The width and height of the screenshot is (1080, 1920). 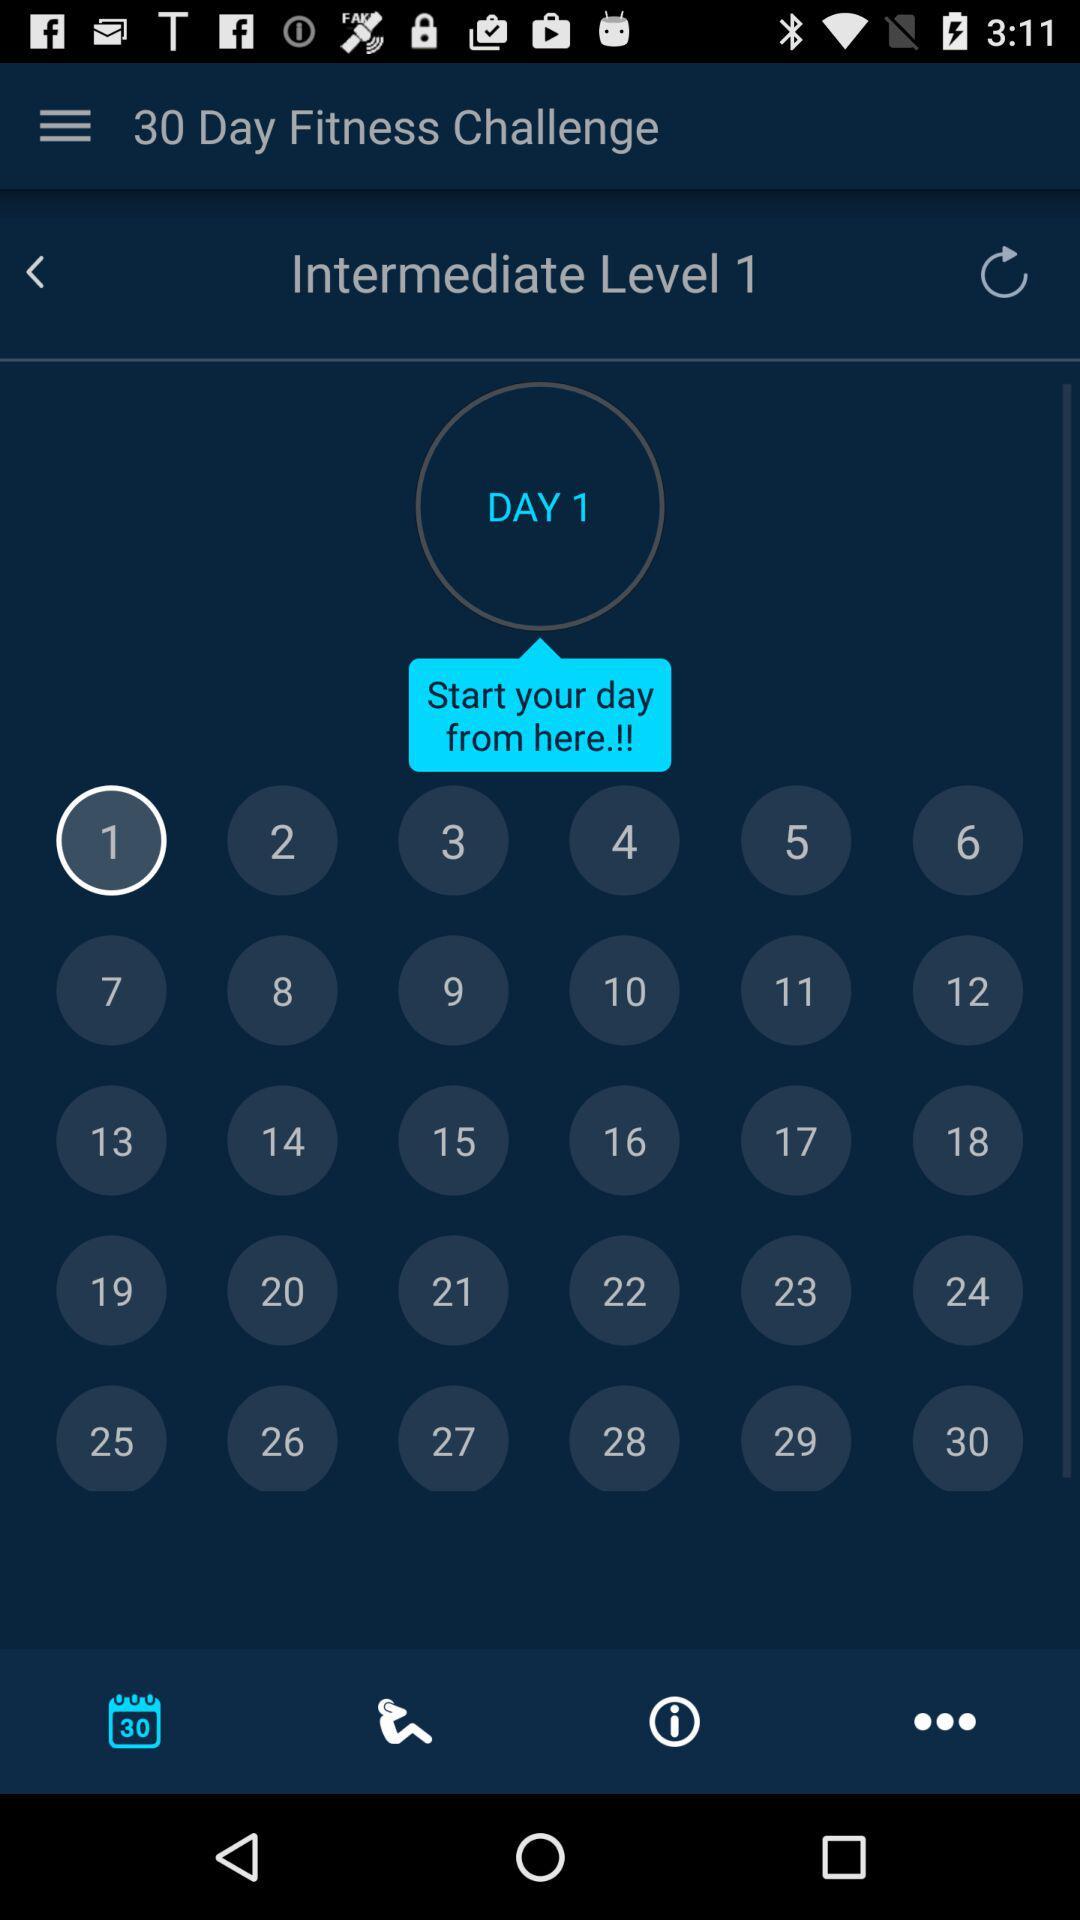 What do you see at coordinates (966, 898) in the screenshot?
I see `the globe icon` at bounding box center [966, 898].